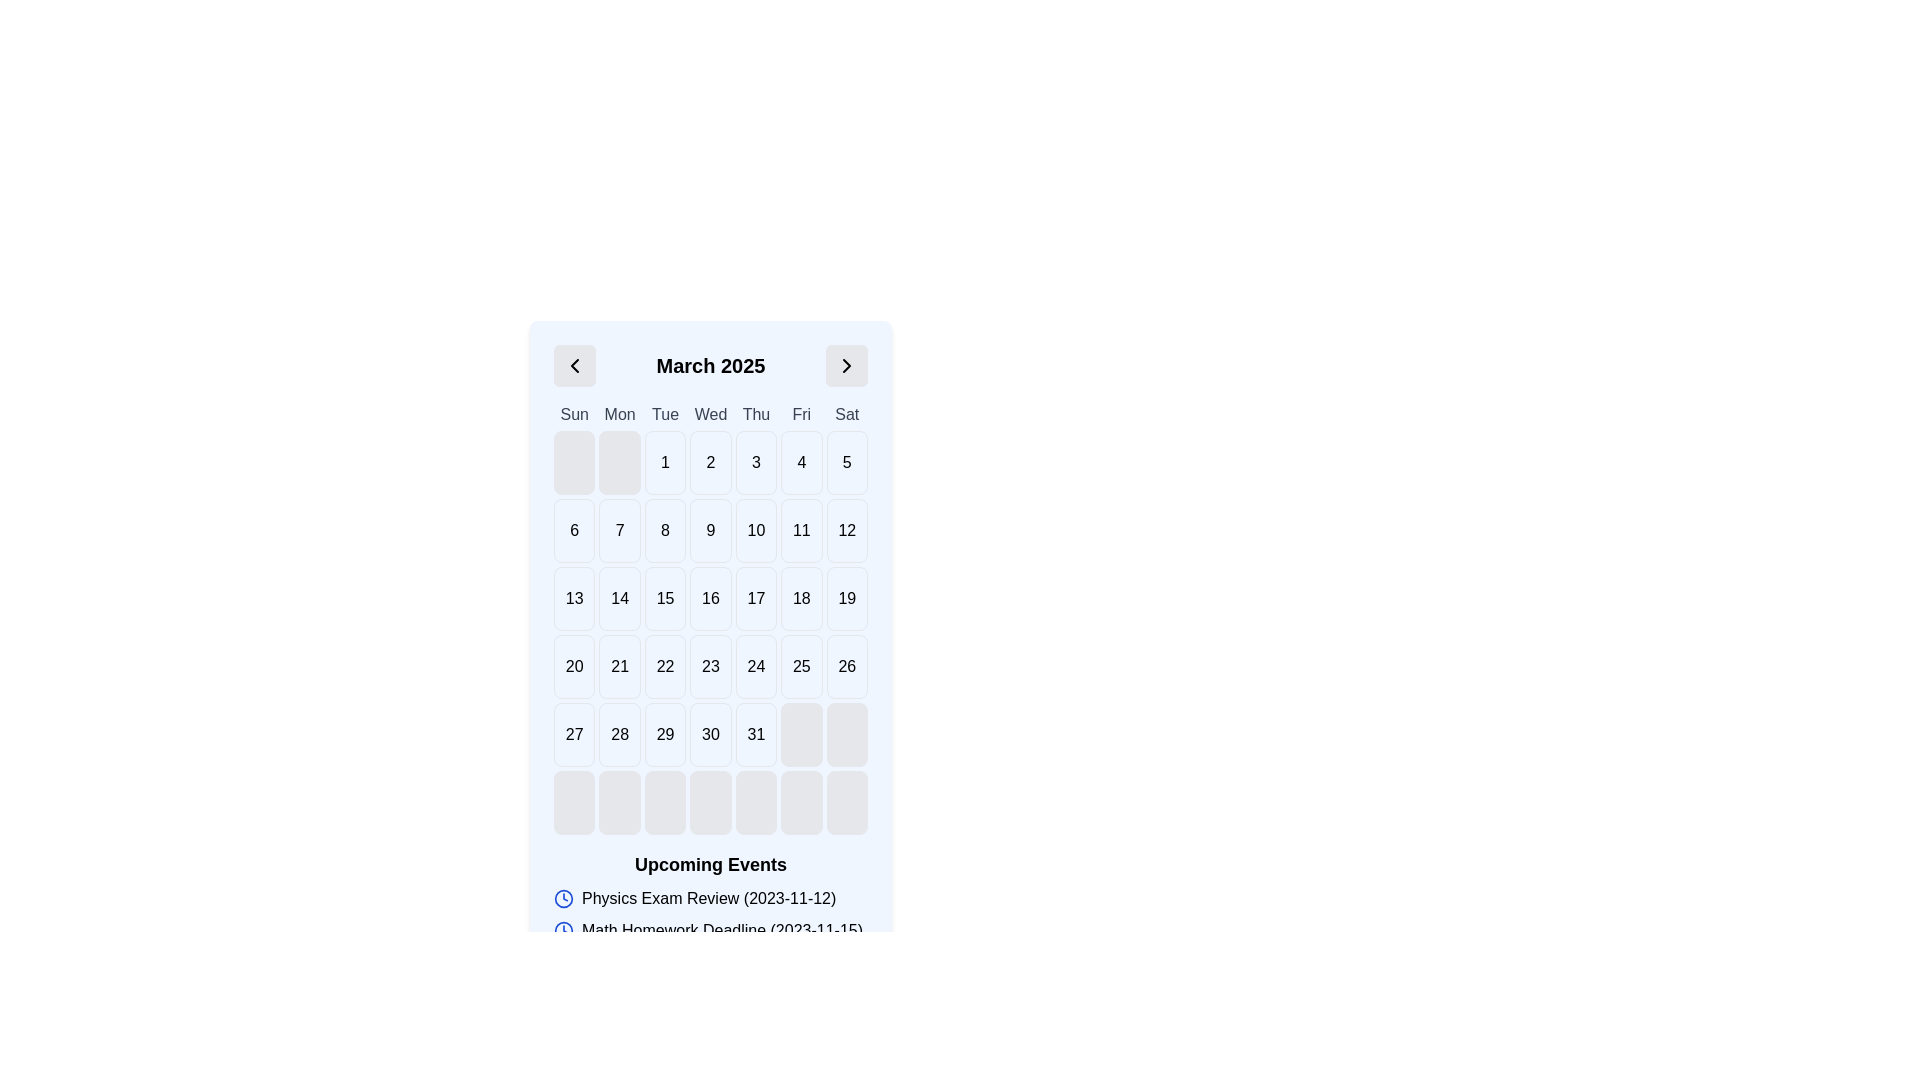 This screenshot has width=1920, height=1080. I want to click on the inactive calendar slot located in the final row under the 'Saturday' column, which is a rectangular box with a rounded border and light gray background, so click(847, 801).